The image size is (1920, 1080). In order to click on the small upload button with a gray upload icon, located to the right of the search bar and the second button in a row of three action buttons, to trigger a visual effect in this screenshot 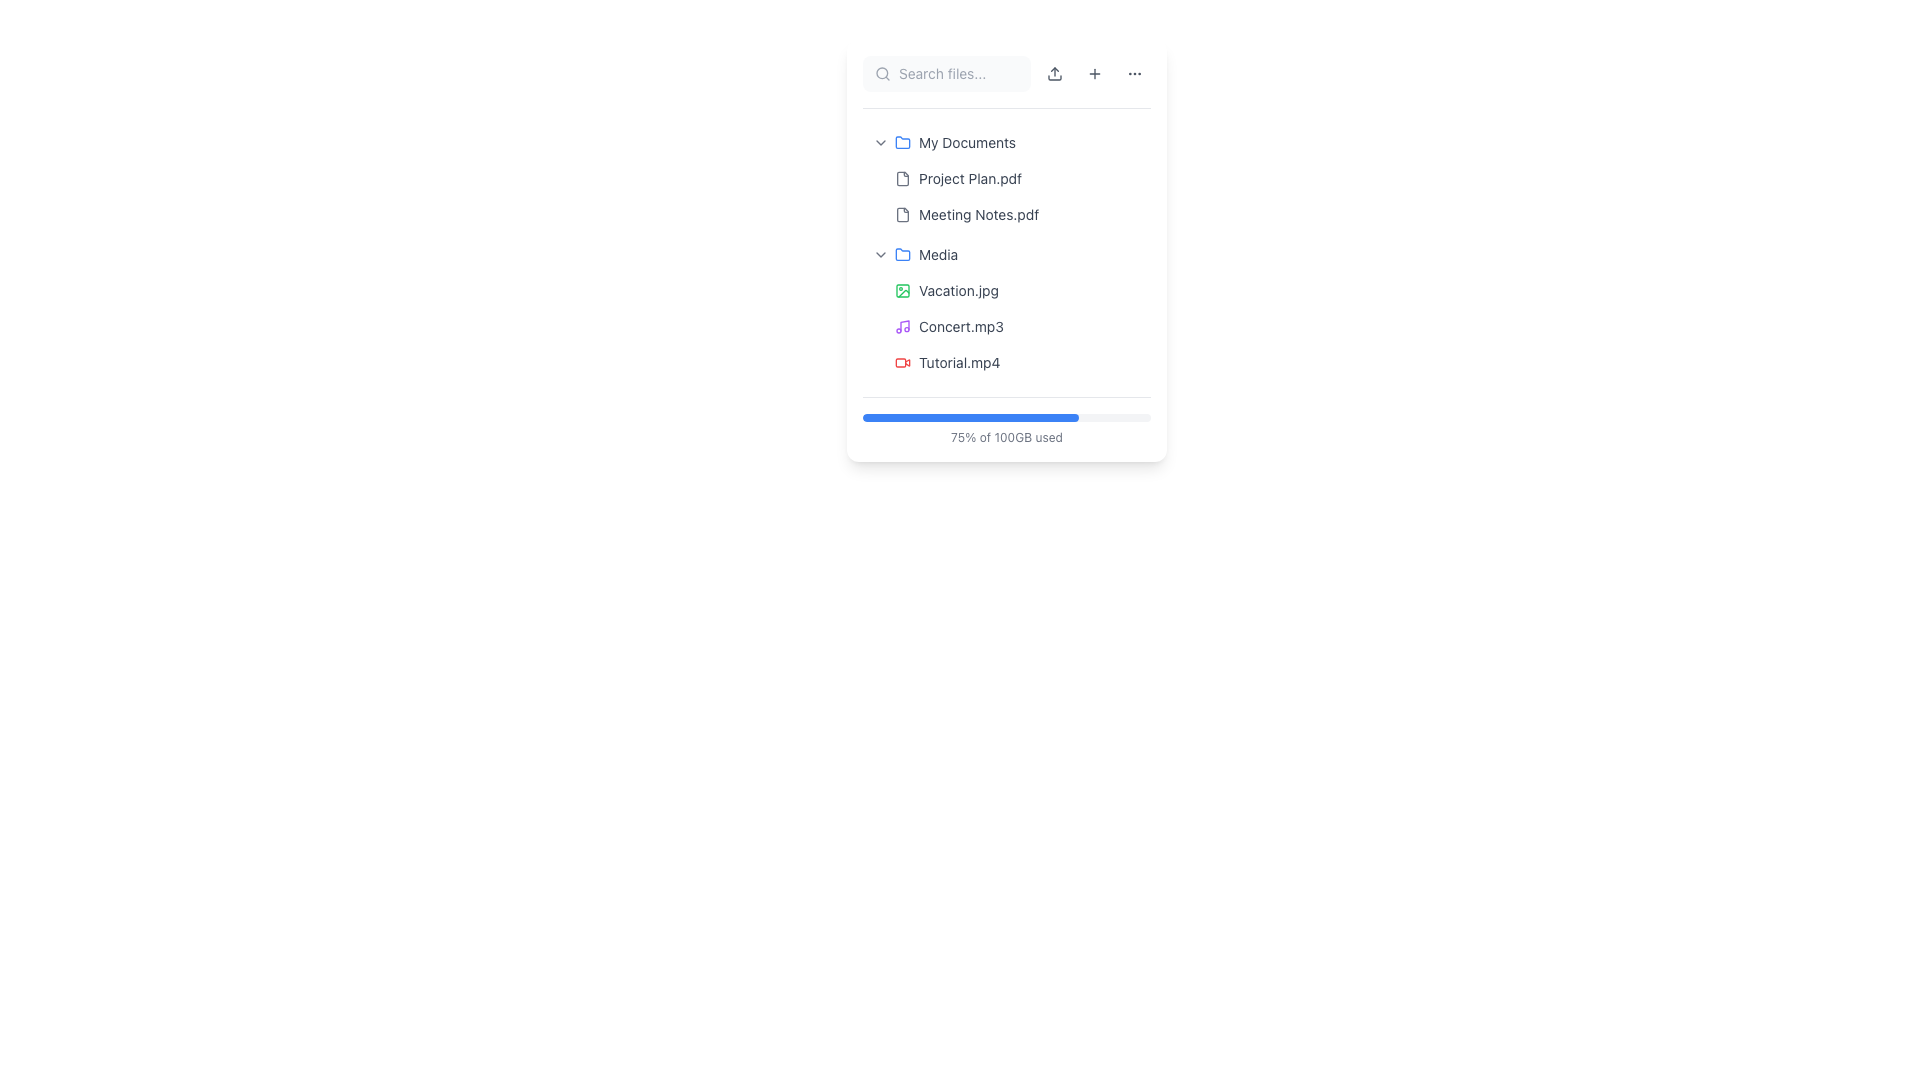, I will do `click(1054, 72)`.